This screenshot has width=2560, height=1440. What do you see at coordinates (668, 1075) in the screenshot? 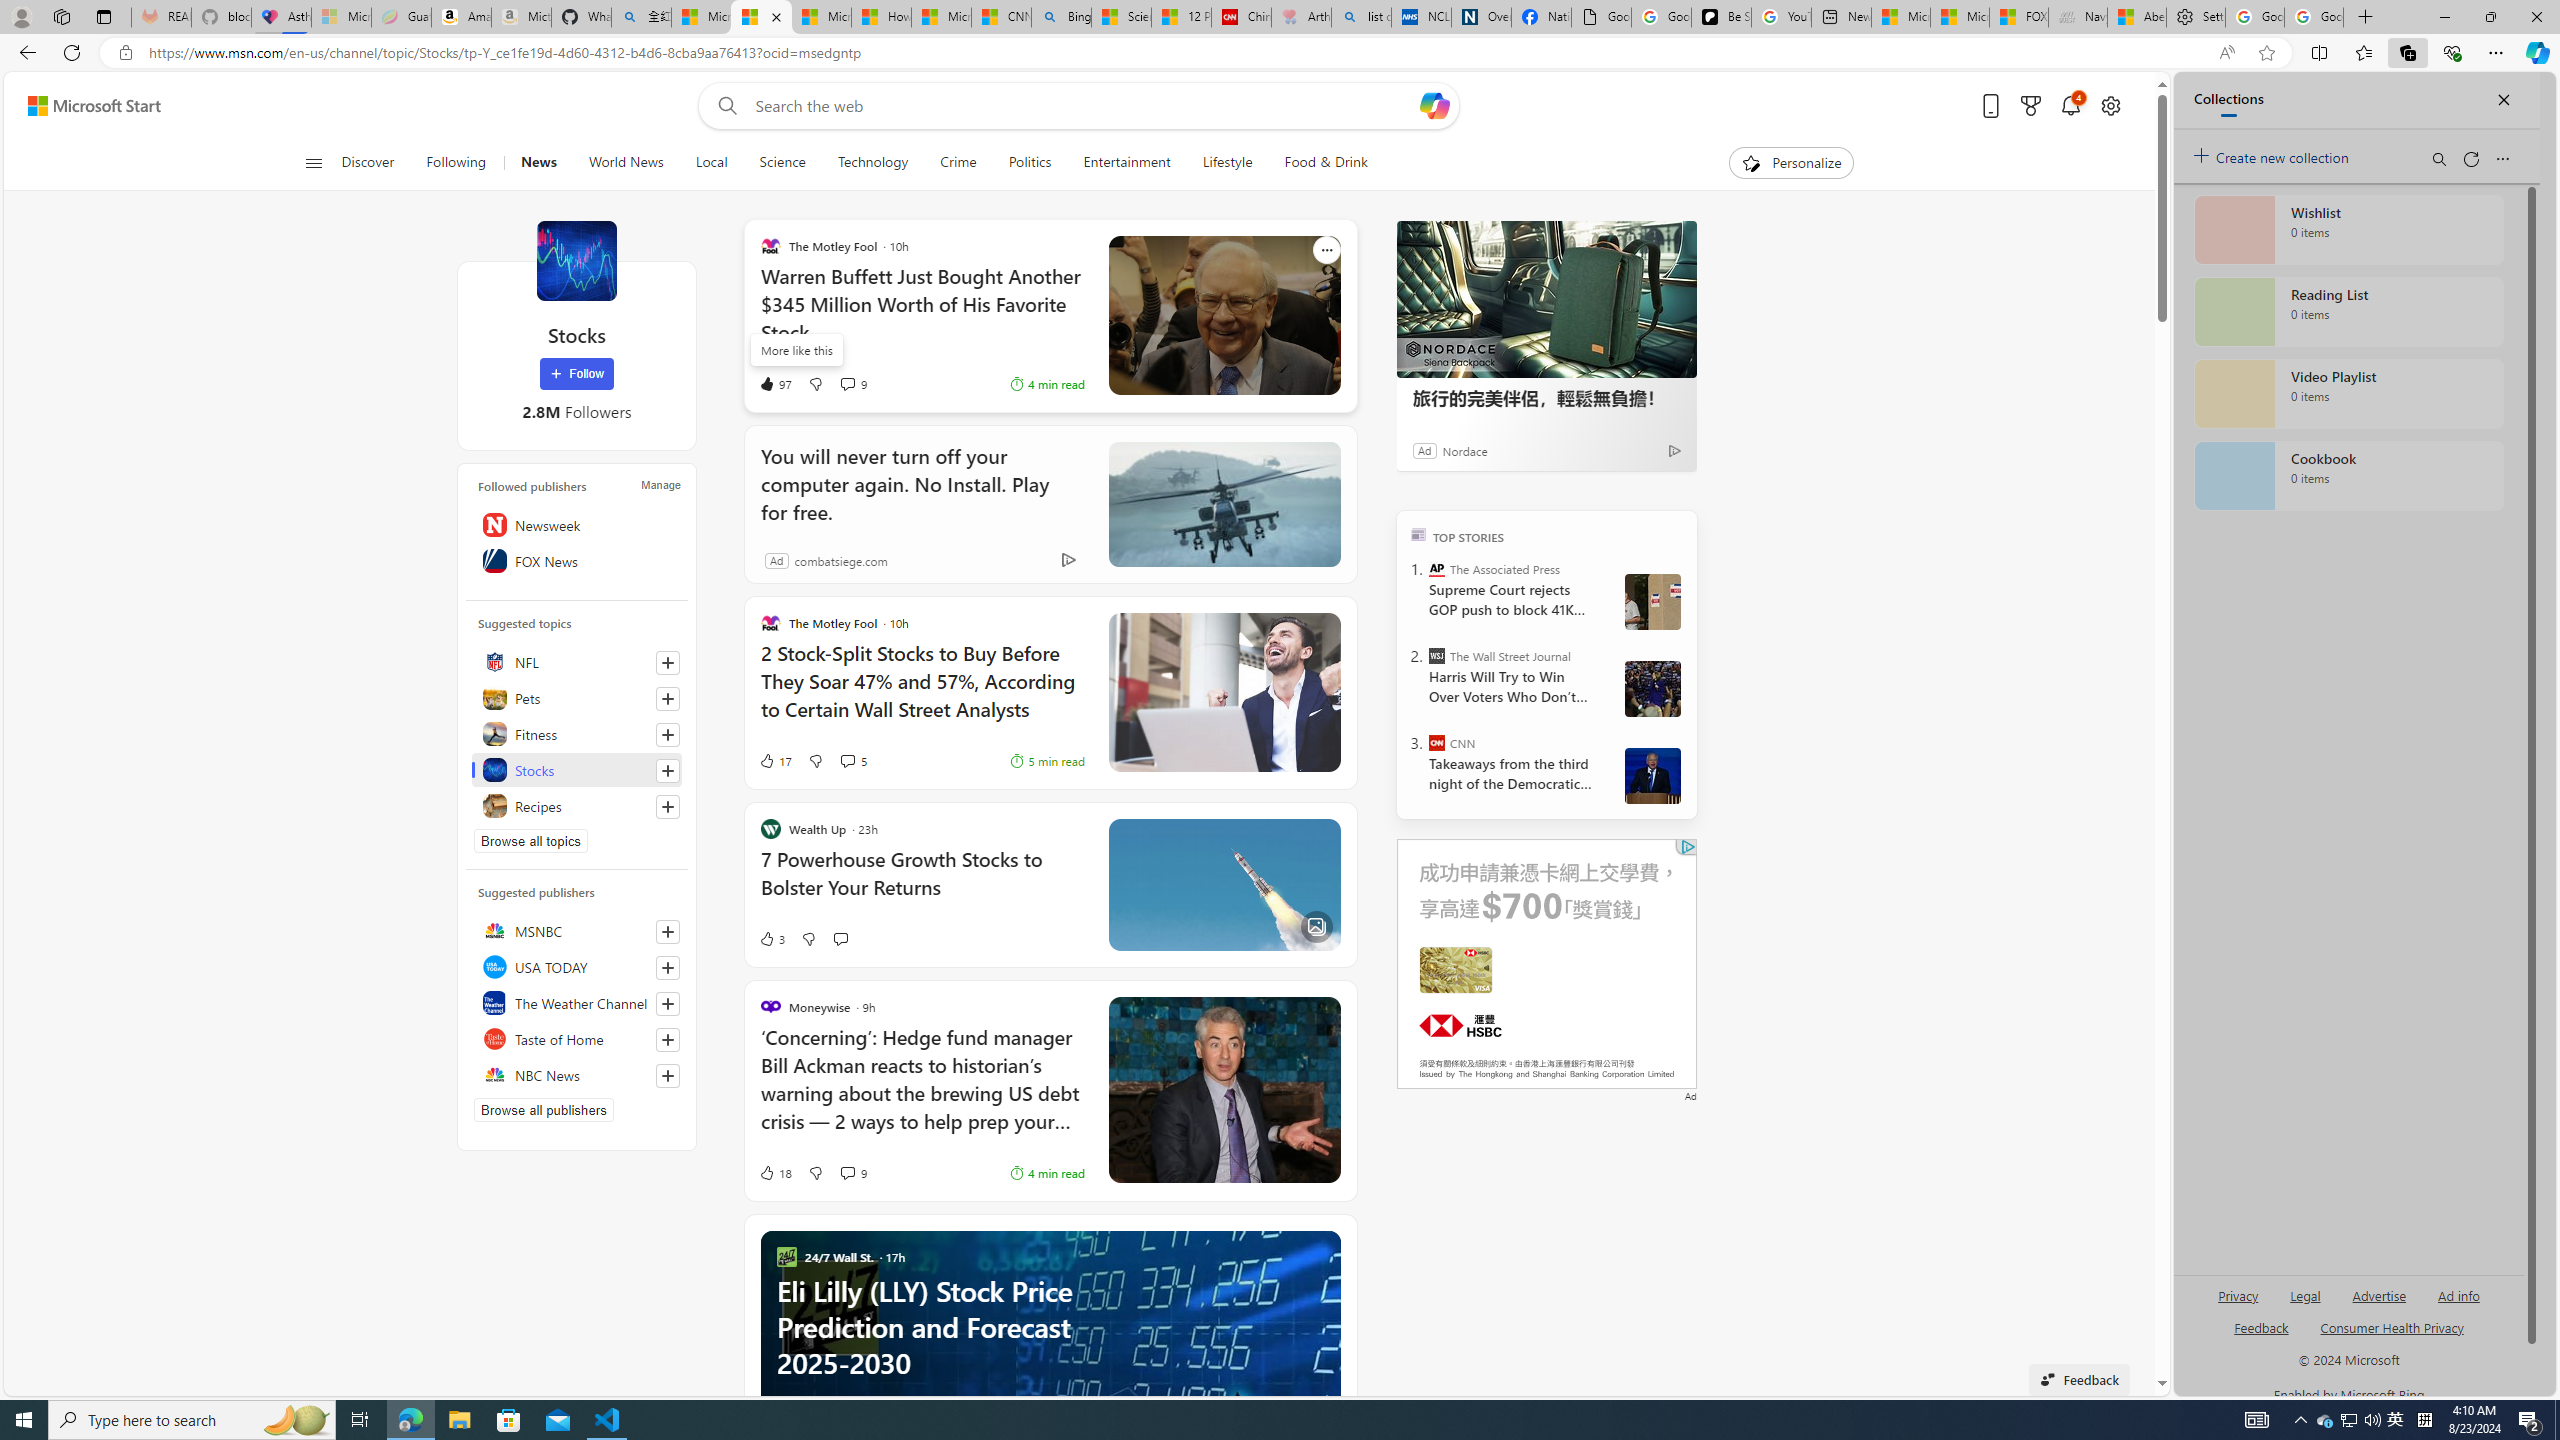
I see `'Follow this source'` at bounding box center [668, 1075].